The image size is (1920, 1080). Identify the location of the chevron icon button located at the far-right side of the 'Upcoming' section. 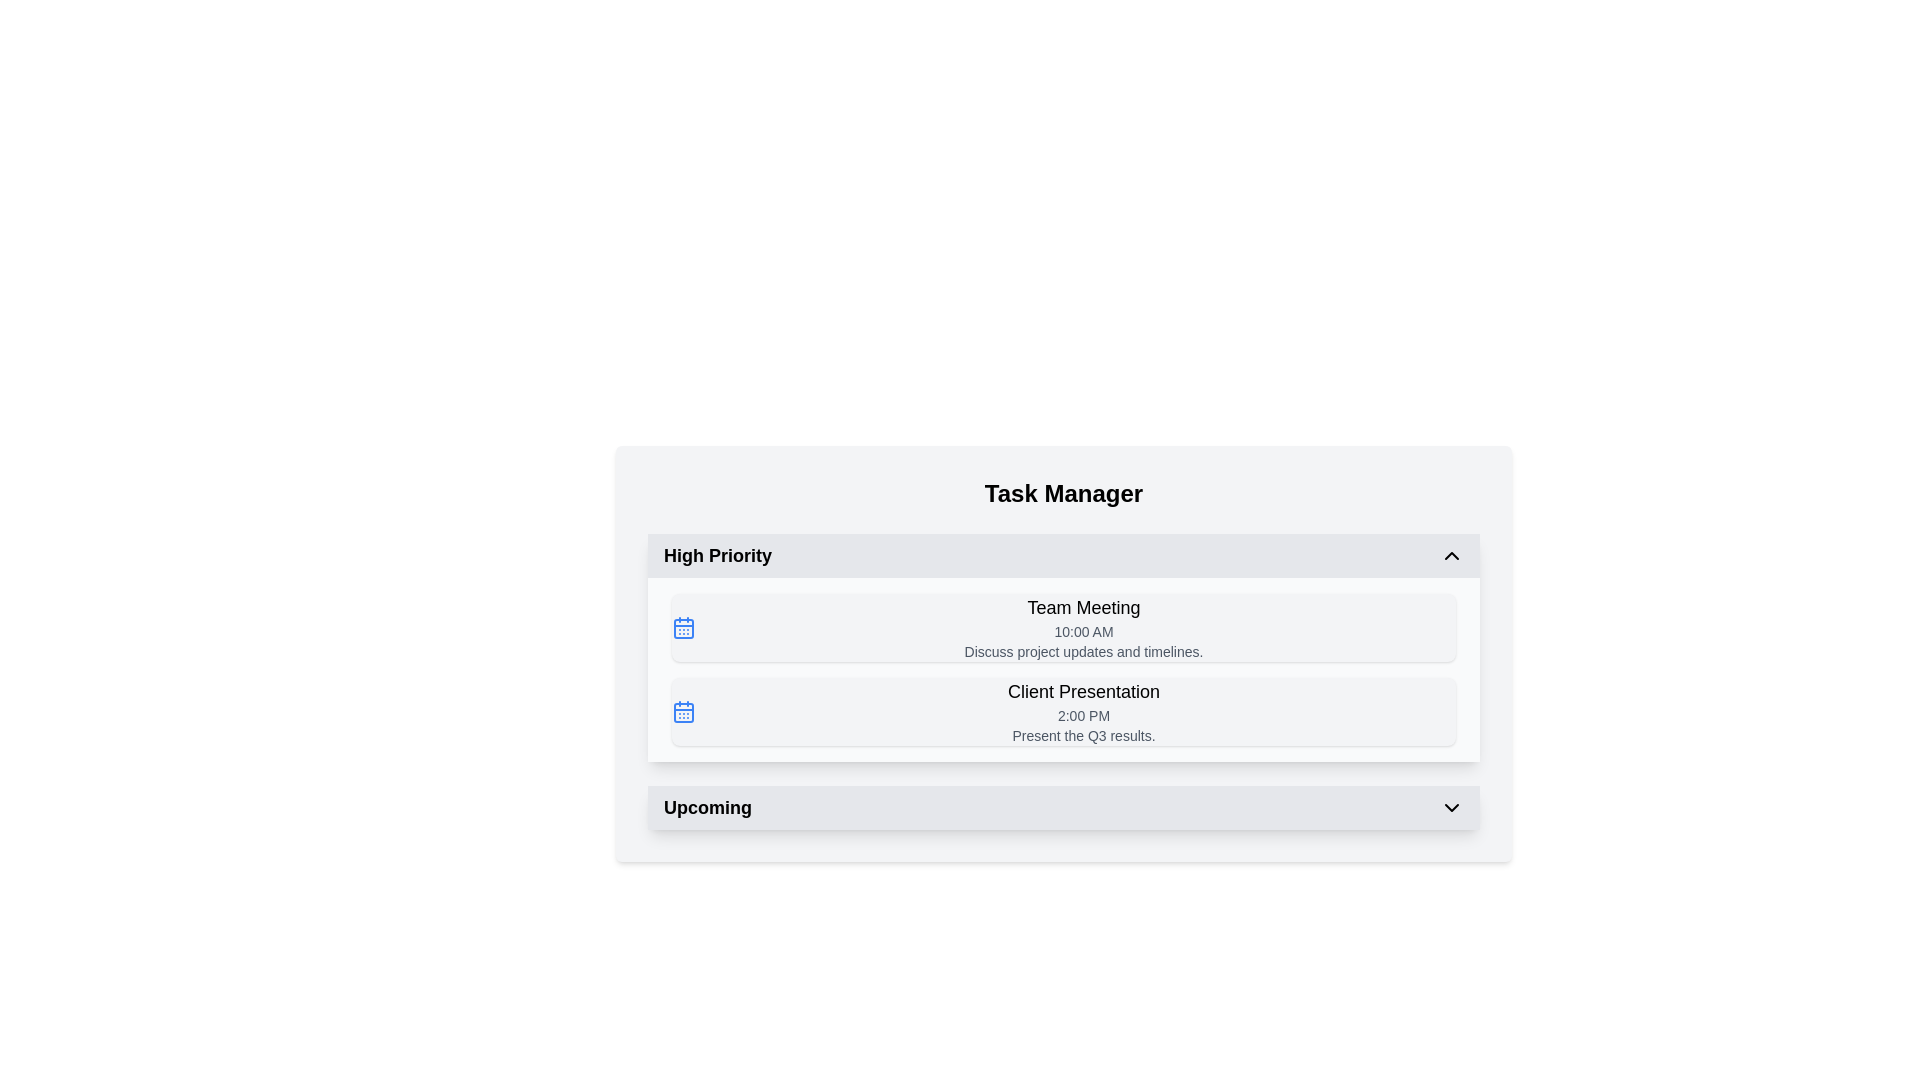
(1451, 806).